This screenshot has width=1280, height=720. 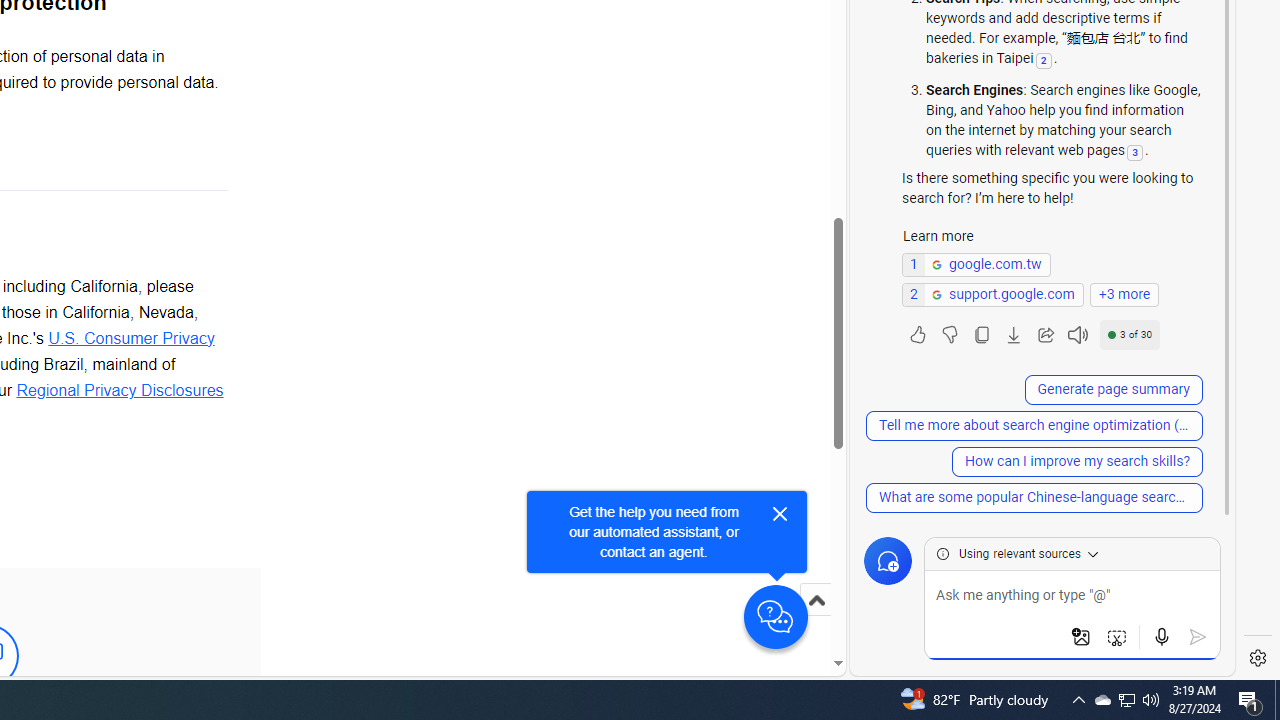 I want to click on 'Regional Privacy Disclosures - opens in new window or tab', so click(x=118, y=389).